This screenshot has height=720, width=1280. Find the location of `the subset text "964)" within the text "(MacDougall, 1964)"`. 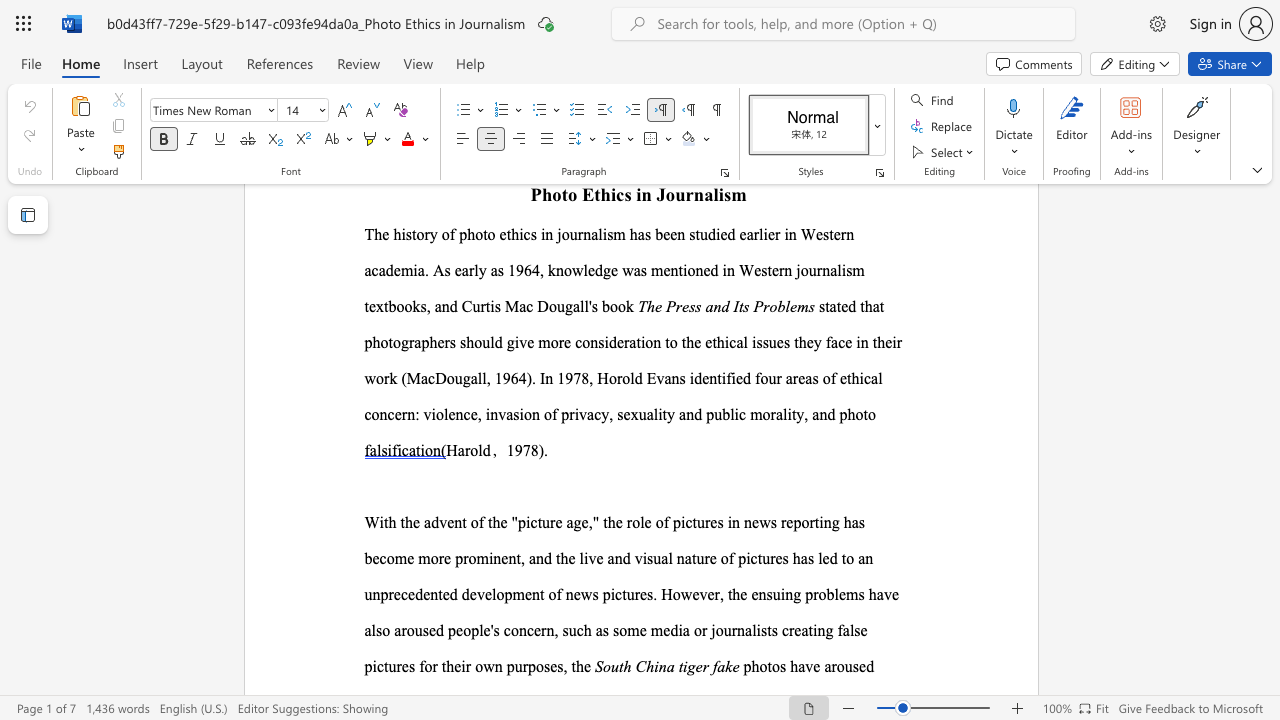

the subset text "964)" within the text "(MacDougall, 1964)" is located at coordinates (502, 378).